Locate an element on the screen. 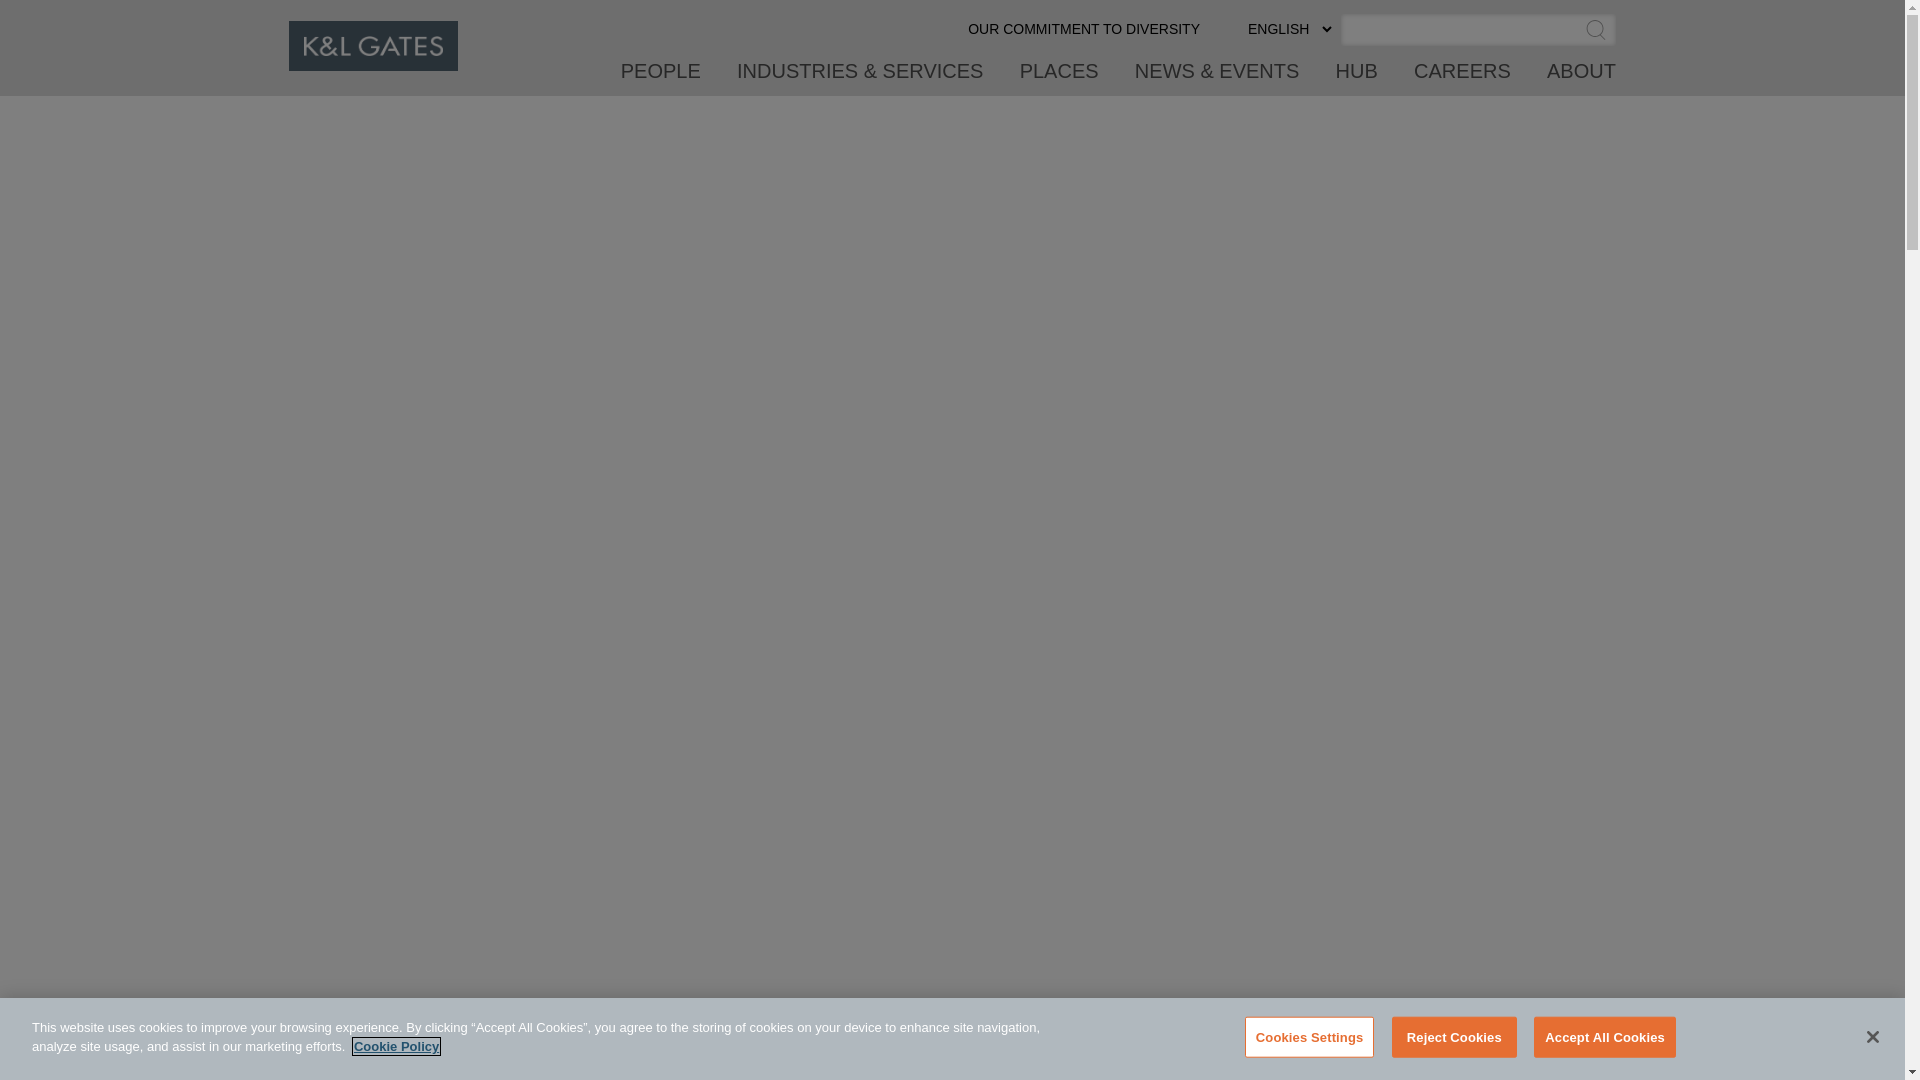 Image resolution: width=1920 pixels, height=1080 pixels. 'INDUSTRIES & SERVICES' is located at coordinates (736, 76).